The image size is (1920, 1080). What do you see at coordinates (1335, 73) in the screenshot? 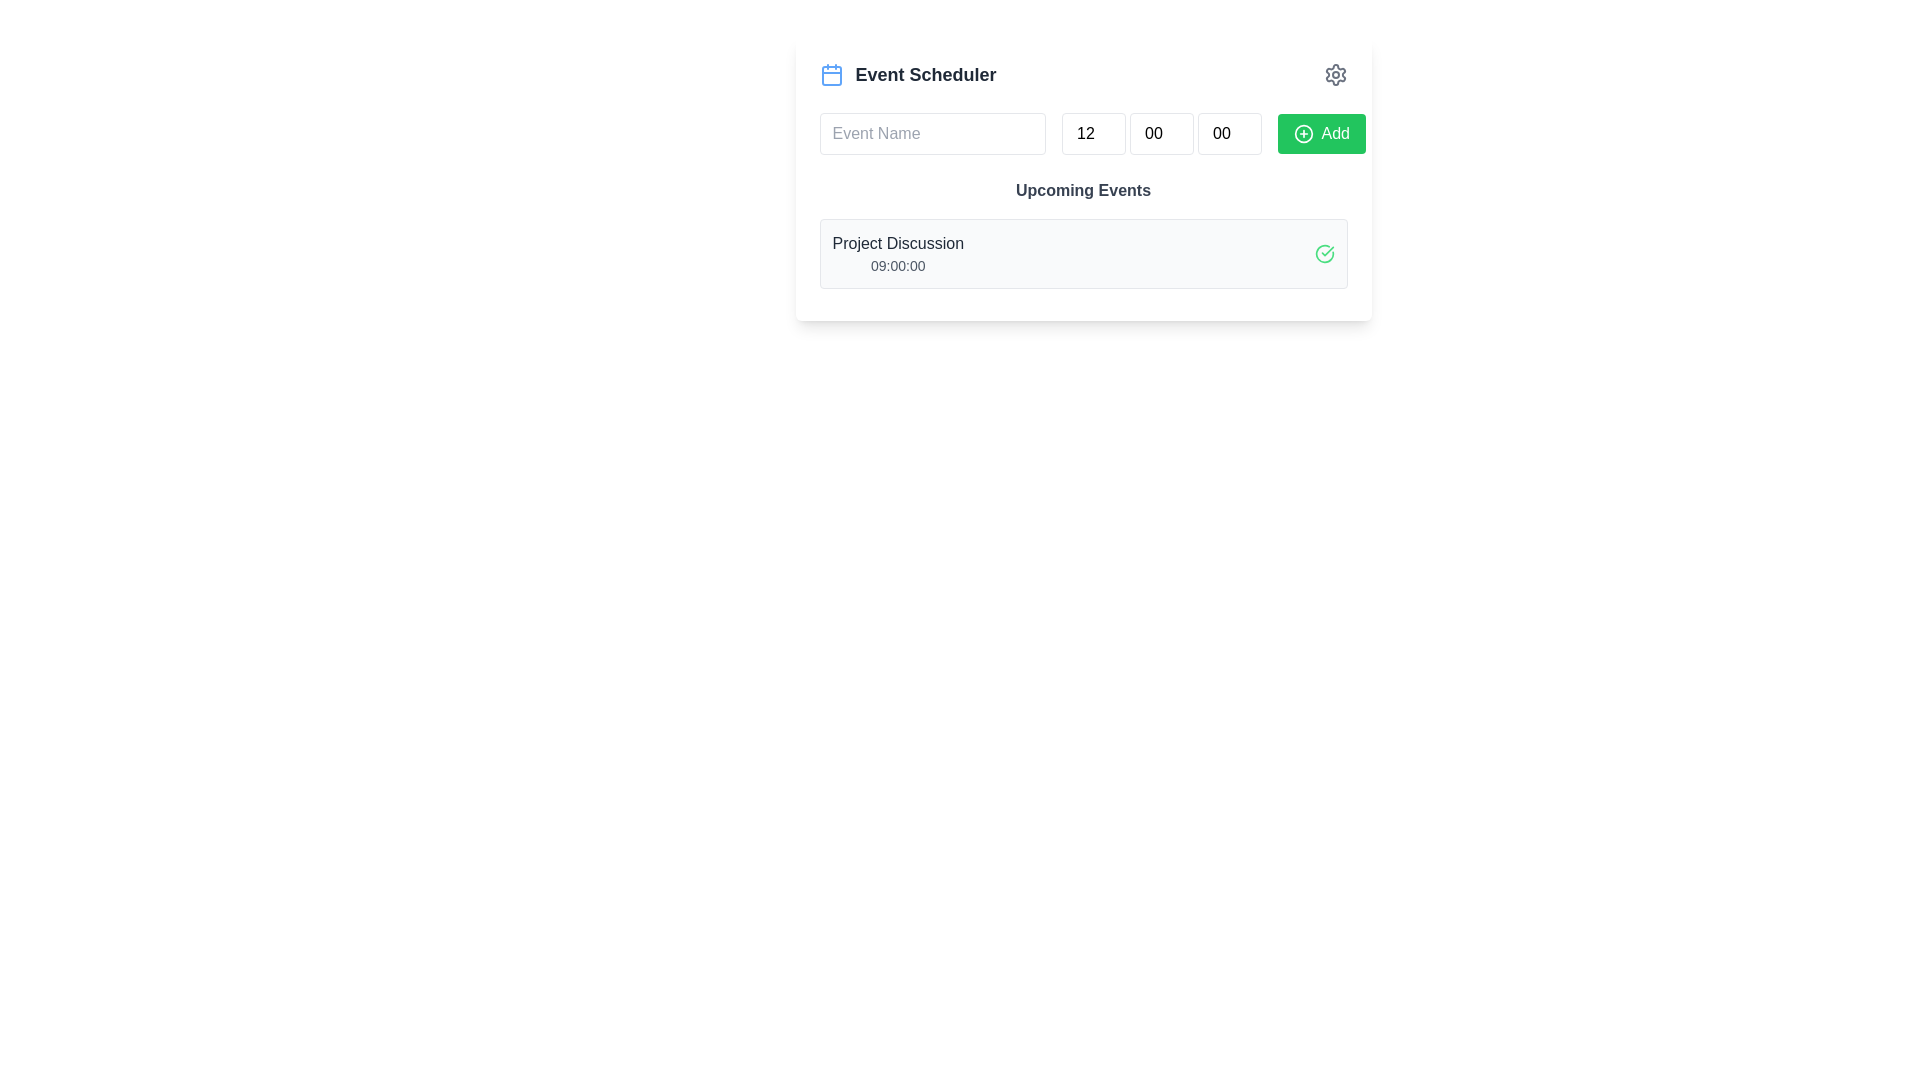
I see `the settings icon located in the top-right corner of the 'Event Scheduler' interface` at bounding box center [1335, 73].